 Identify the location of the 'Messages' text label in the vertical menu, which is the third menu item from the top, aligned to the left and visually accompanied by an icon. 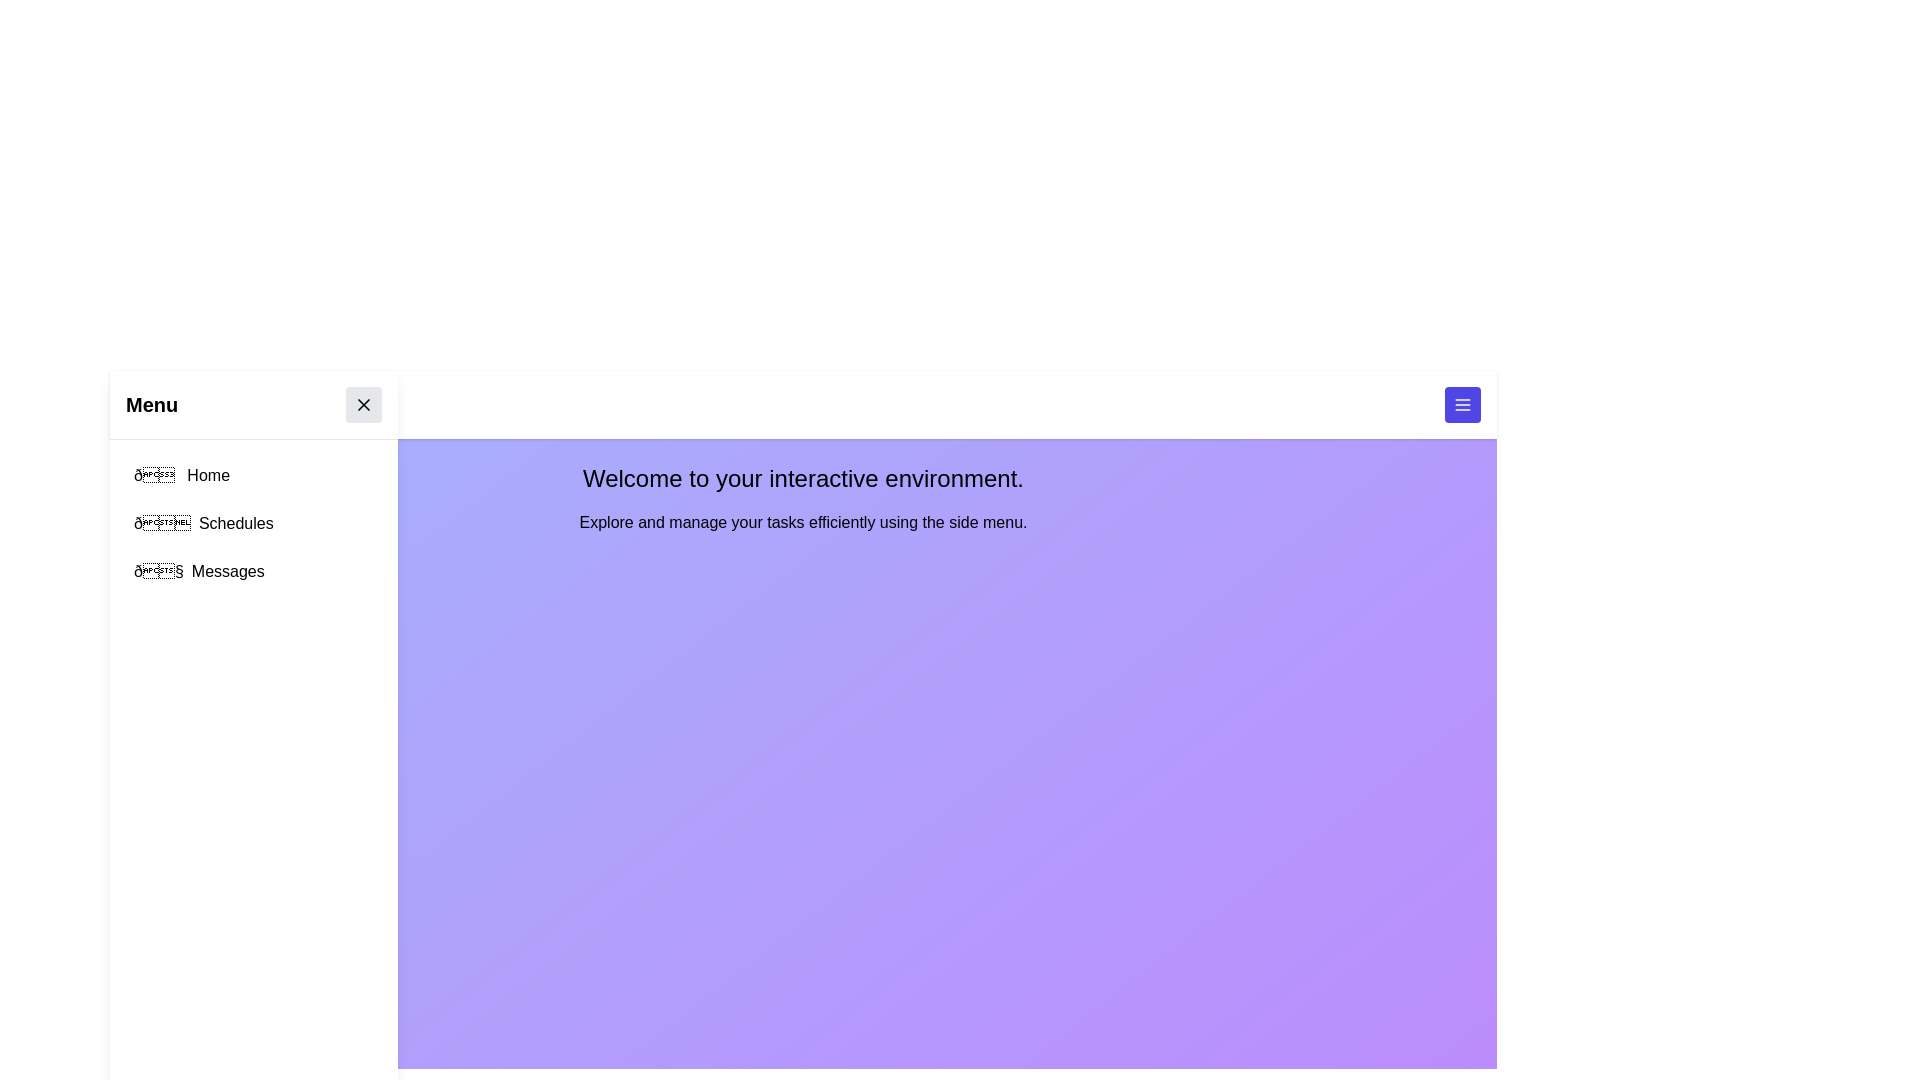
(228, 571).